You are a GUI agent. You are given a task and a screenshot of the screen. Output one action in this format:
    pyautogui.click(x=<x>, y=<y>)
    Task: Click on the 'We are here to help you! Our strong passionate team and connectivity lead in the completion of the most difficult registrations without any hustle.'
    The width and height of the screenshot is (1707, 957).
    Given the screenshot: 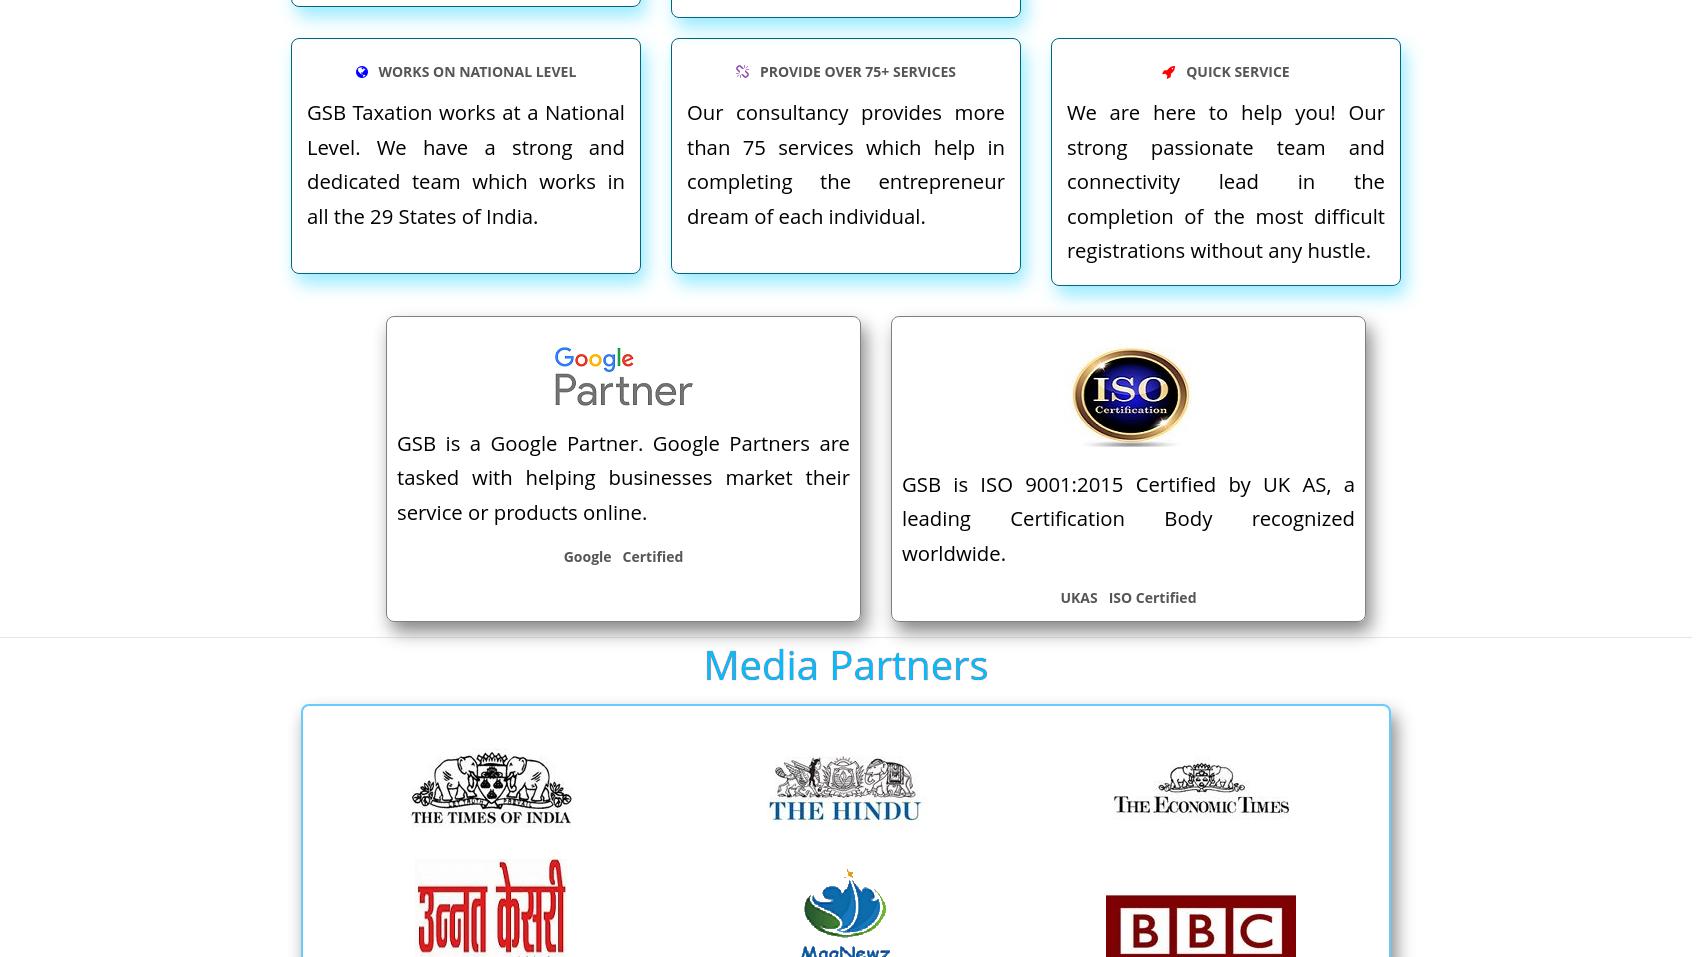 What is the action you would take?
    pyautogui.click(x=1224, y=180)
    